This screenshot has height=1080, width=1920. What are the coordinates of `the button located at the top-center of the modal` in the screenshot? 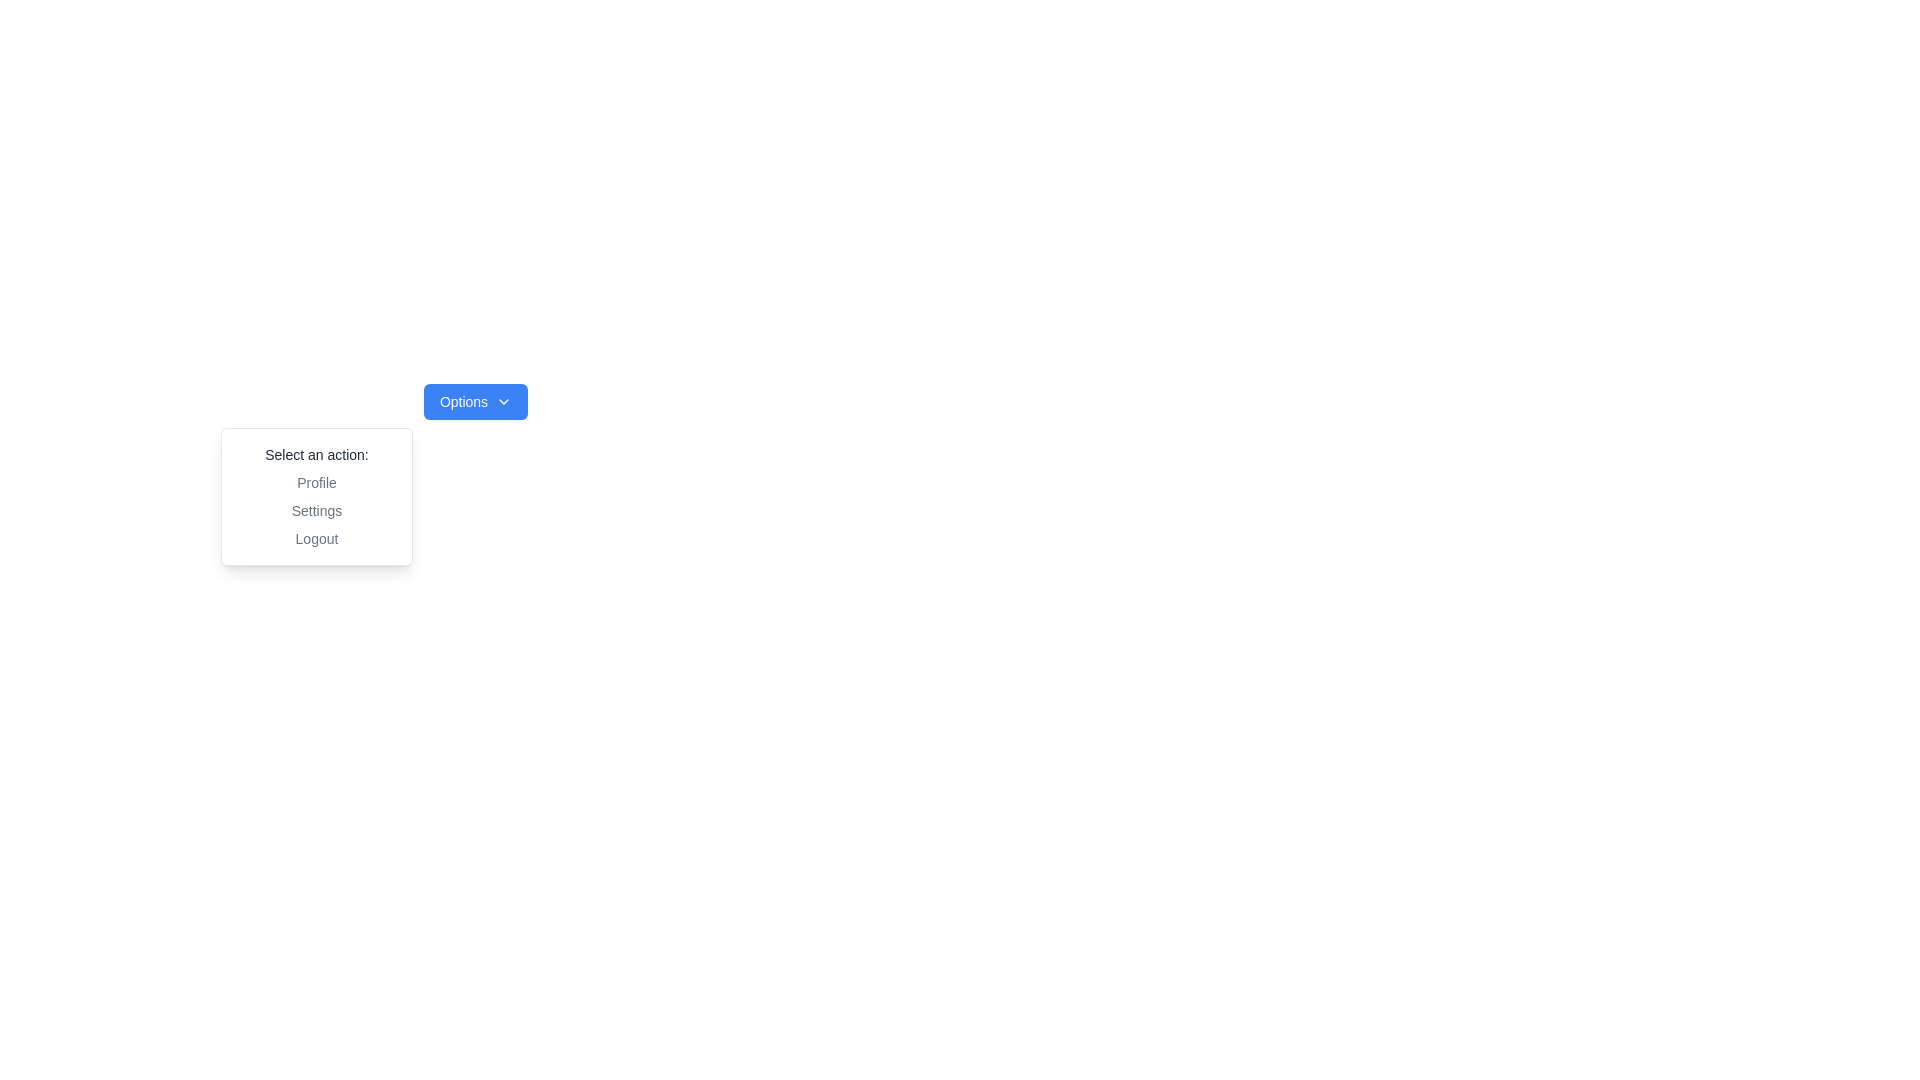 It's located at (474, 401).